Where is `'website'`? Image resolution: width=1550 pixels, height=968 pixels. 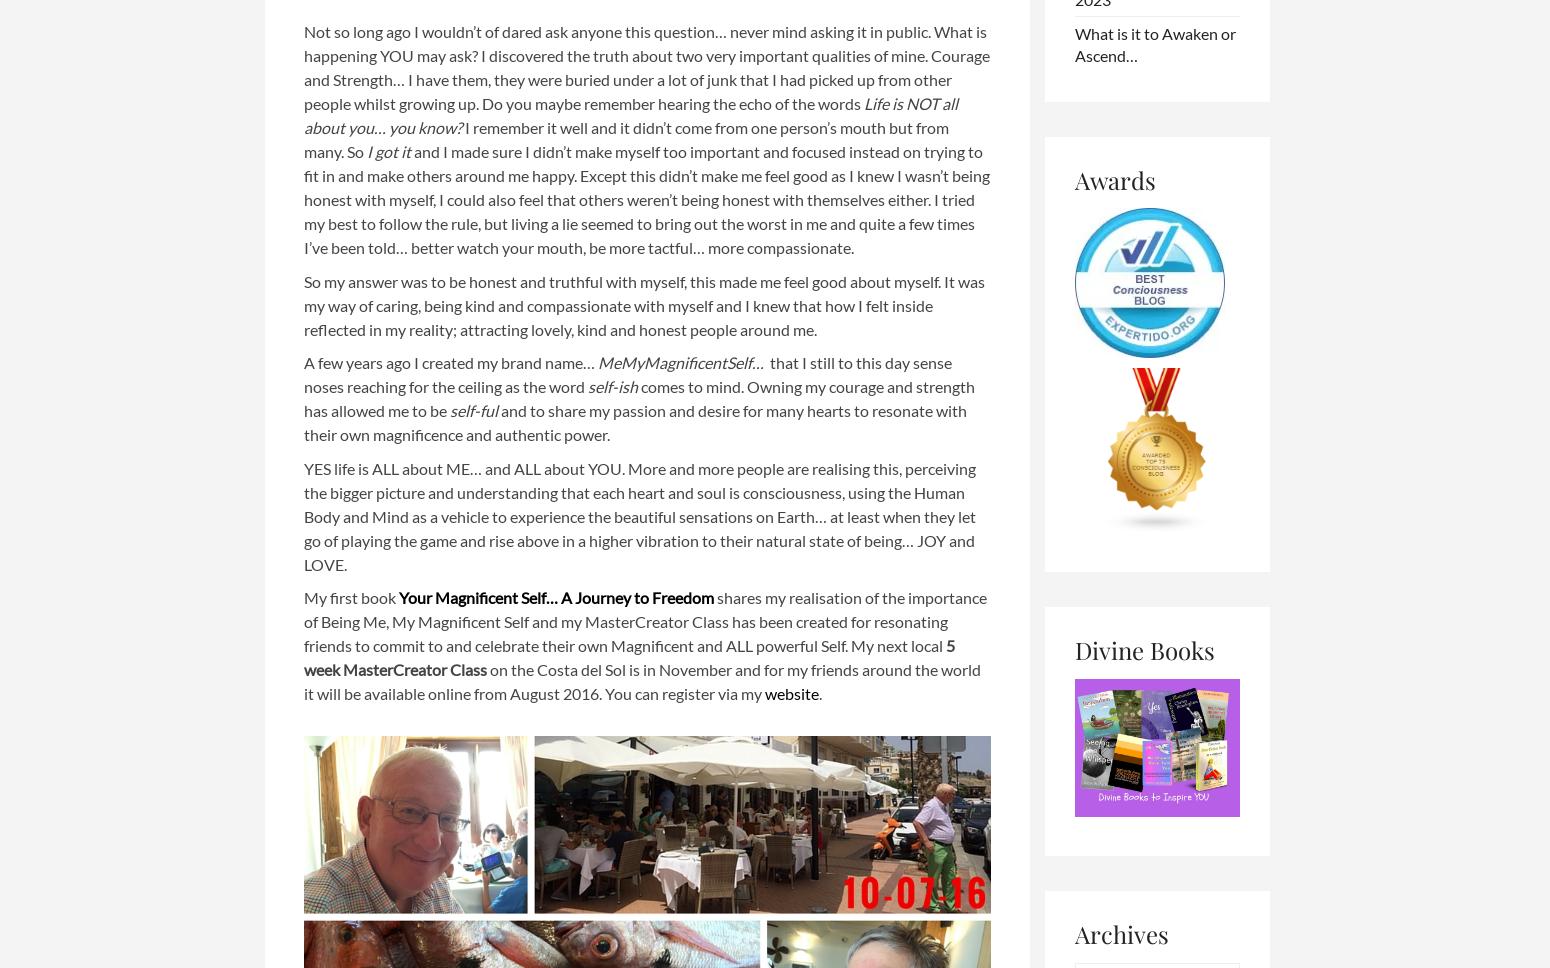
'website' is located at coordinates (764, 692).